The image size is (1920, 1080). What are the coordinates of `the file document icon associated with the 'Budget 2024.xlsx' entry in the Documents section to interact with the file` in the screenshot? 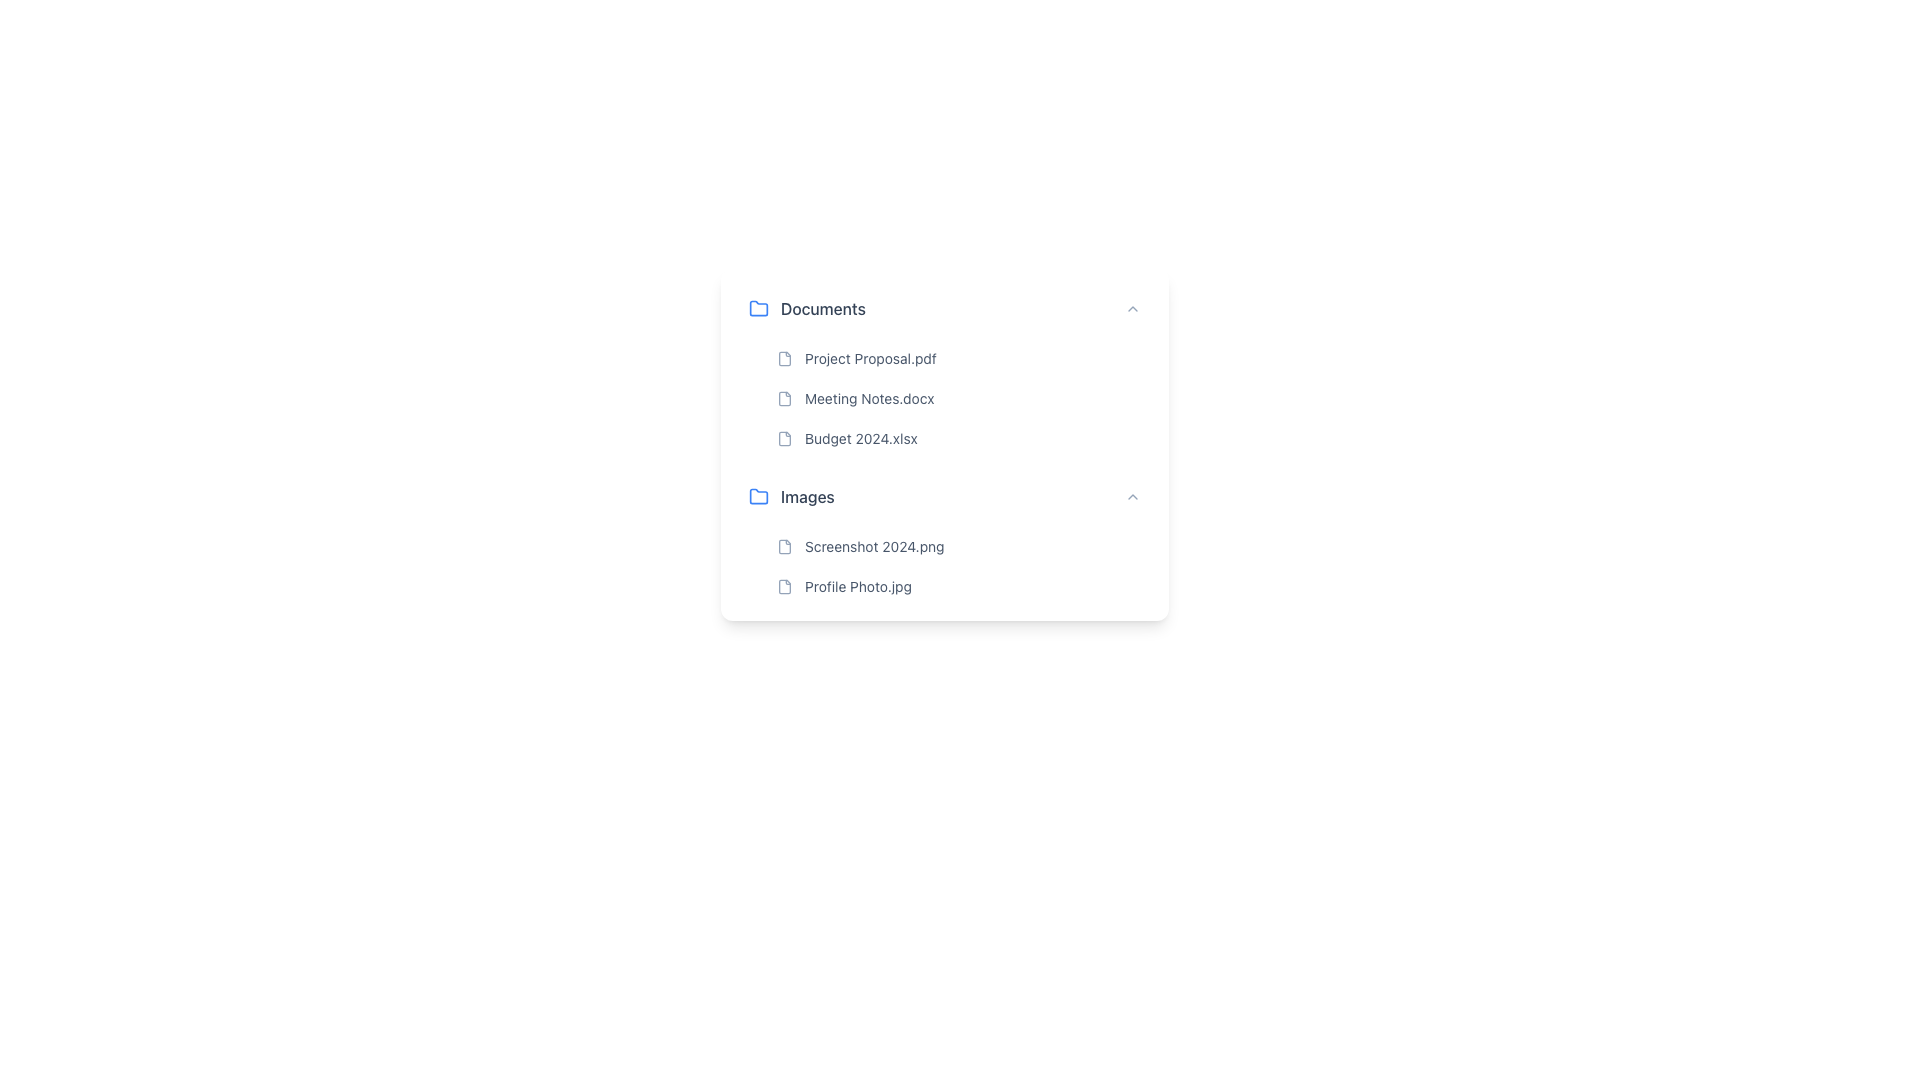 It's located at (784, 438).